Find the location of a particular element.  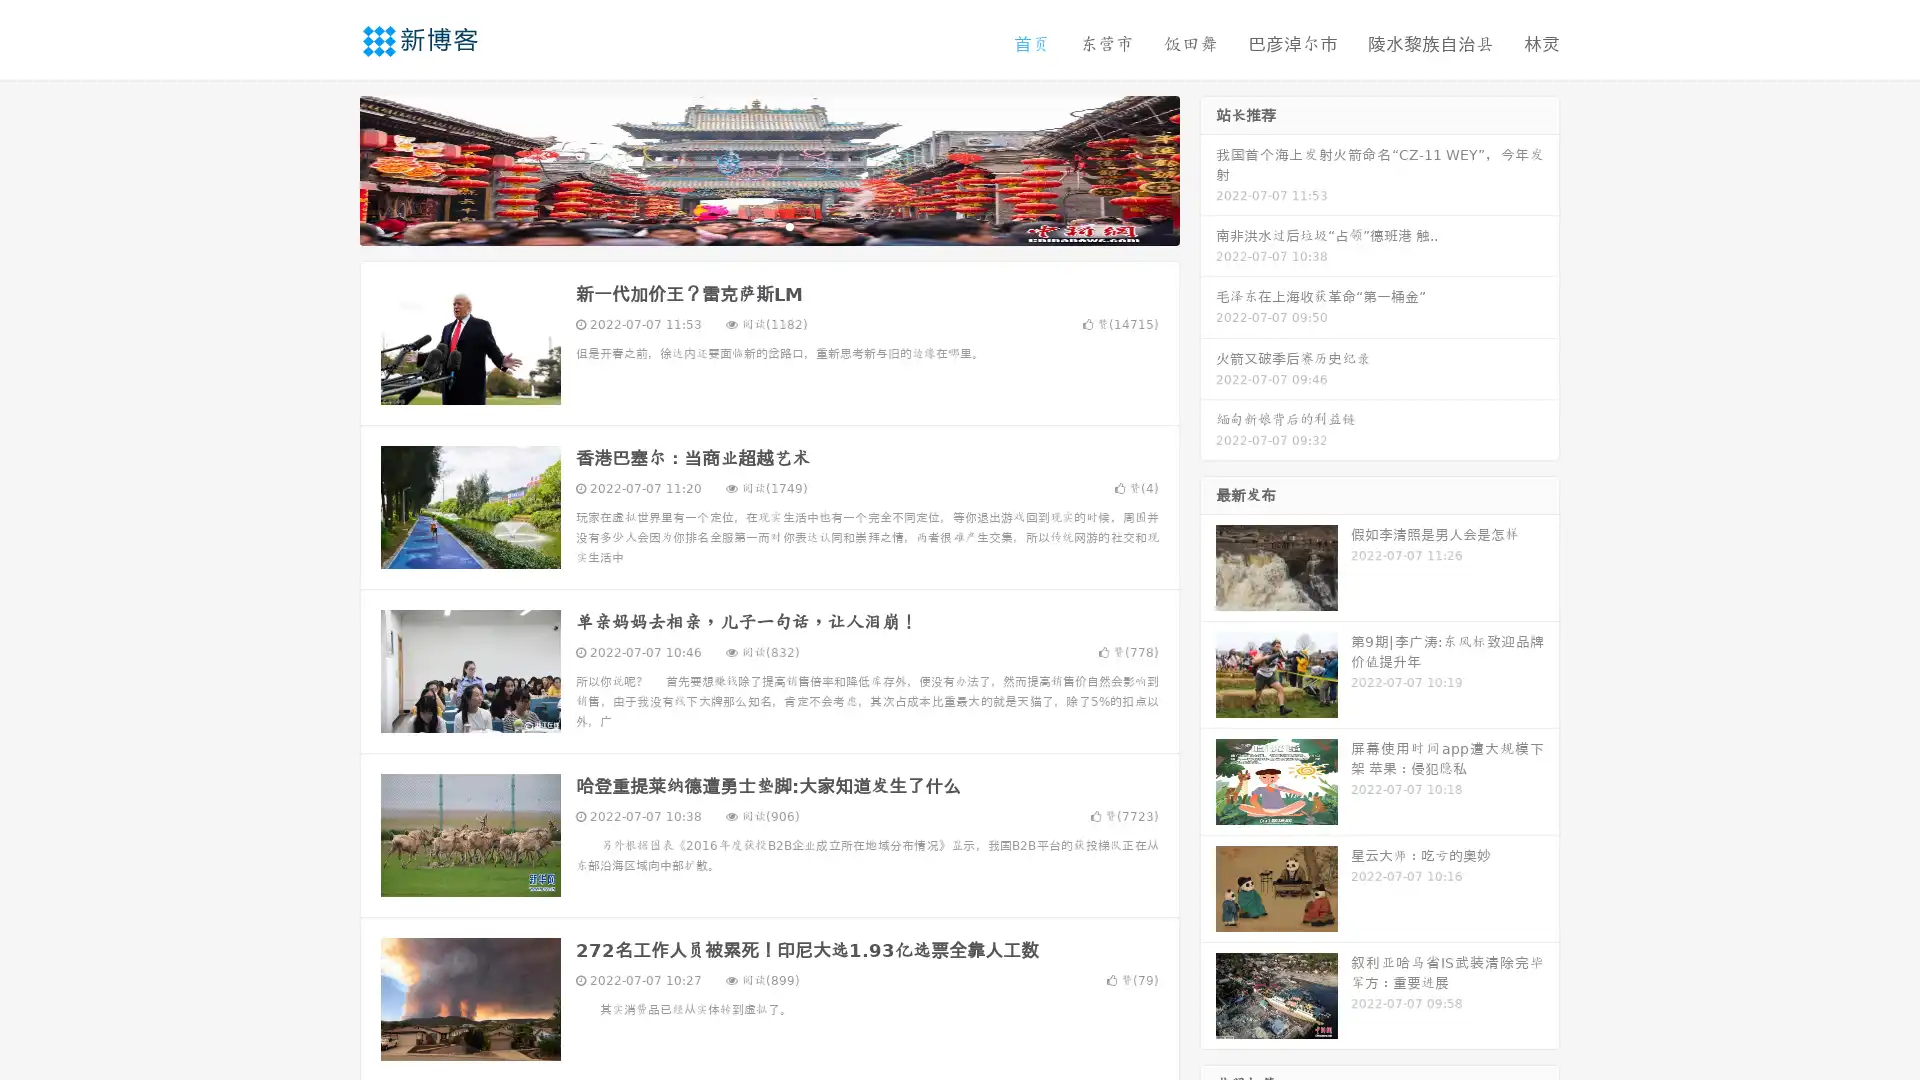

Go to slide 1 is located at coordinates (748, 225).